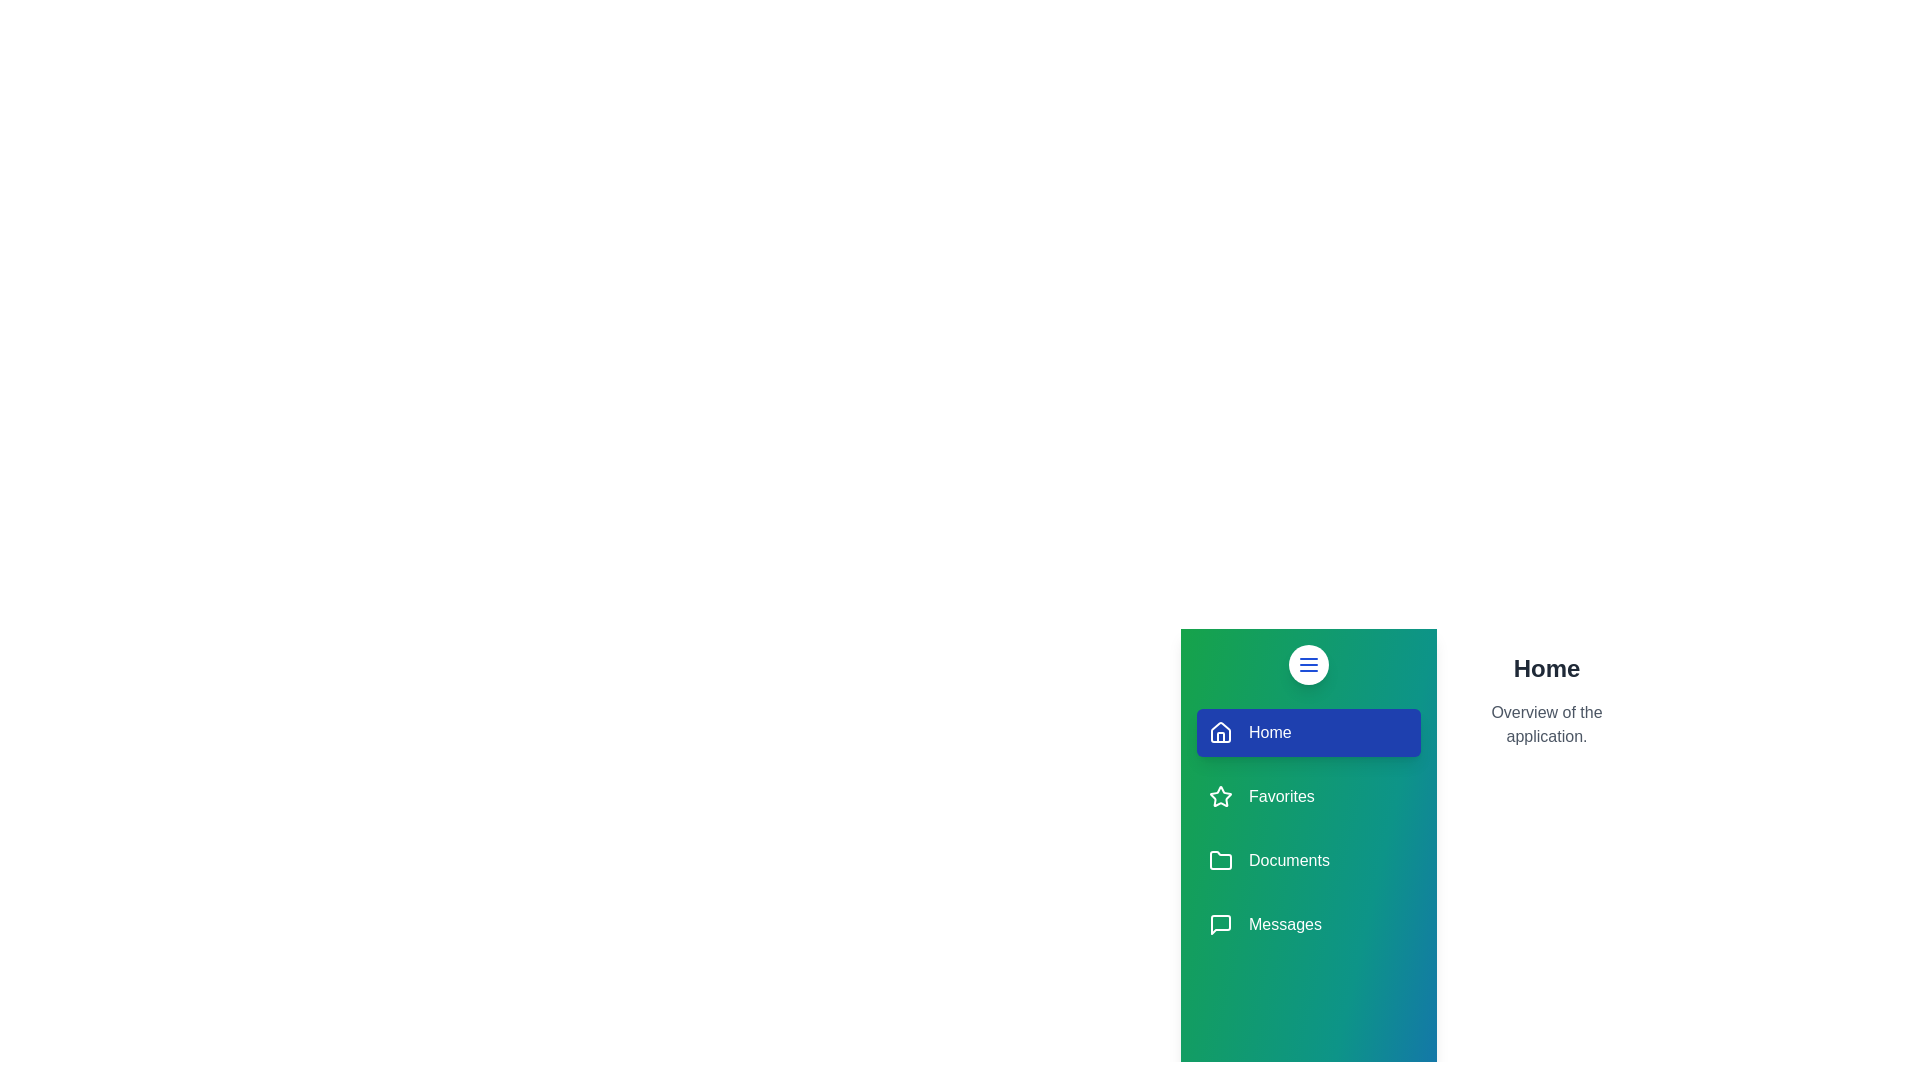 Image resolution: width=1920 pixels, height=1080 pixels. Describe the element at coordinates (1309, 732) in the screenshot. I see `the Home section in the drawer menu to highlight it` at that location.